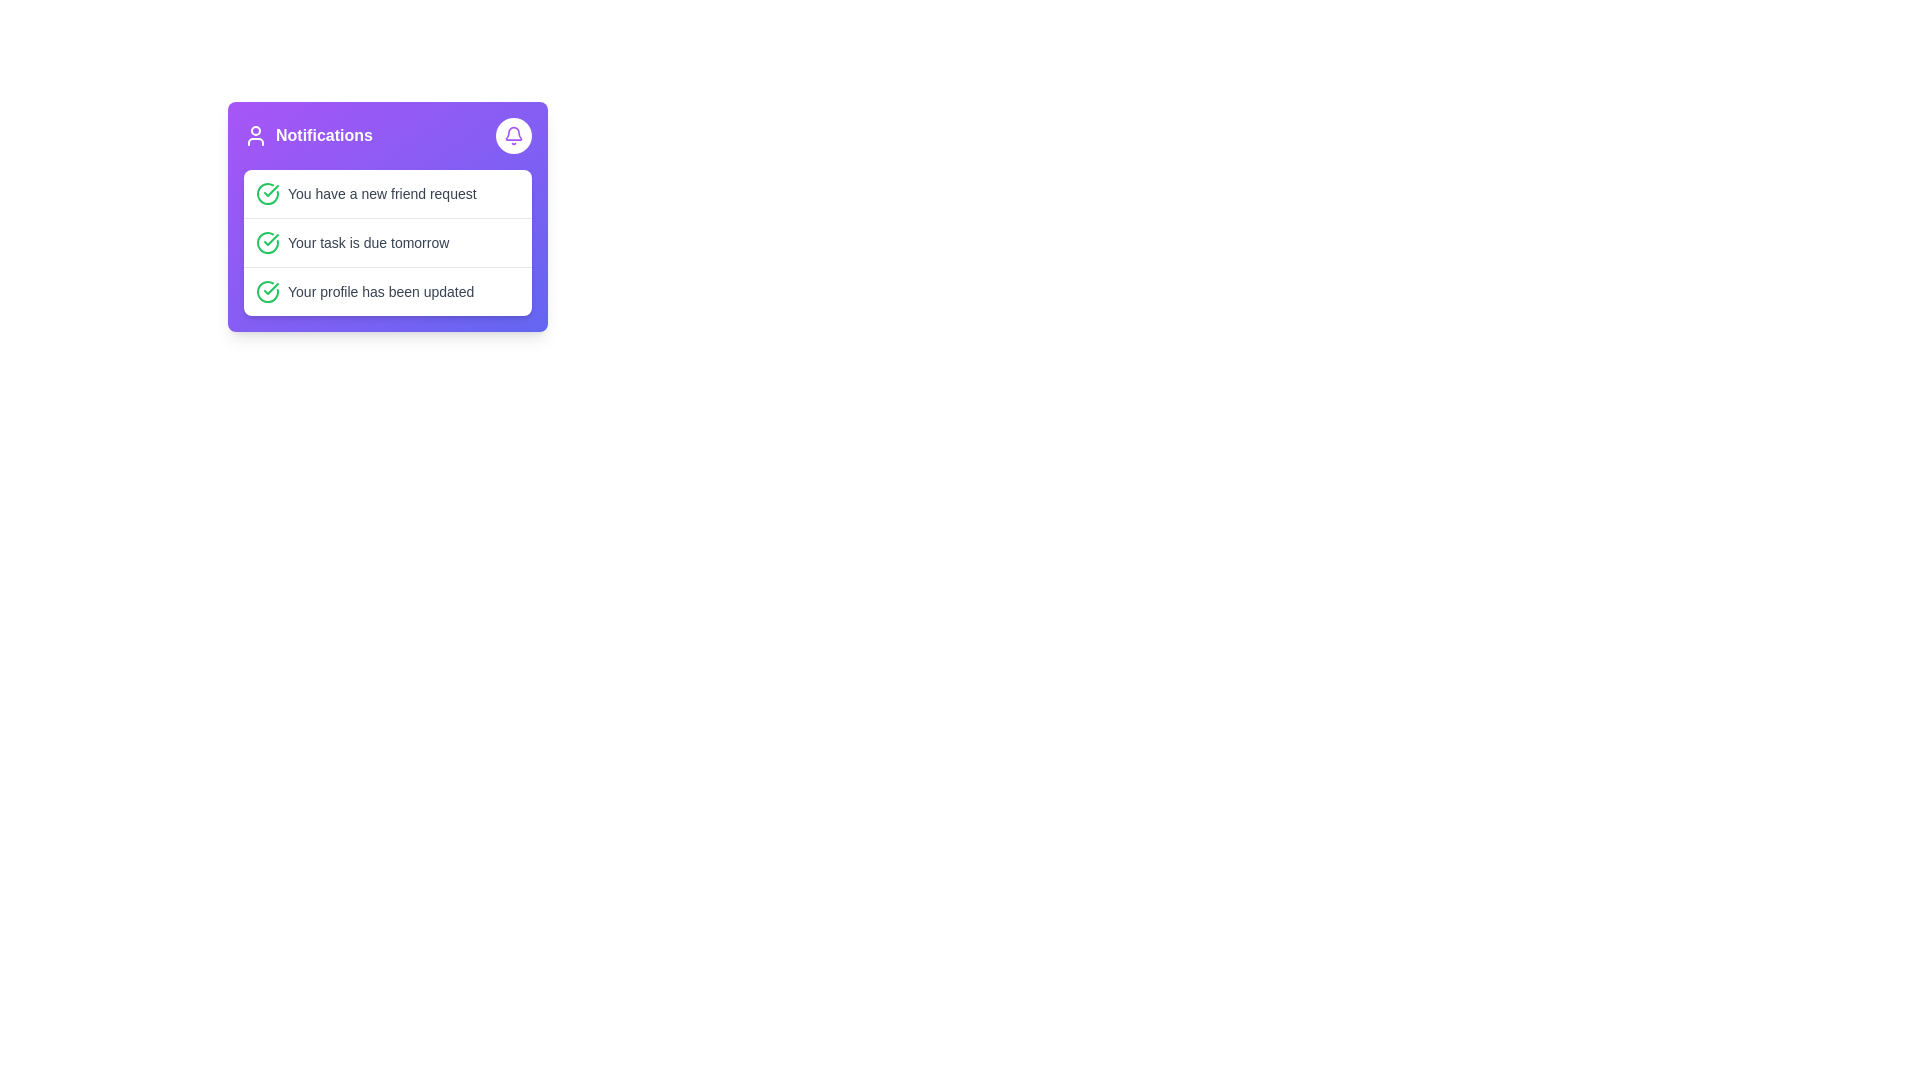 This screenshot has width=1920, height=1080. What do you see at coordinates (388, 193) in the screenshot?
I see `text of the first notification item under the 'Notifications' title, which informs the user about a new friend request` at bounding box center [388, 193].